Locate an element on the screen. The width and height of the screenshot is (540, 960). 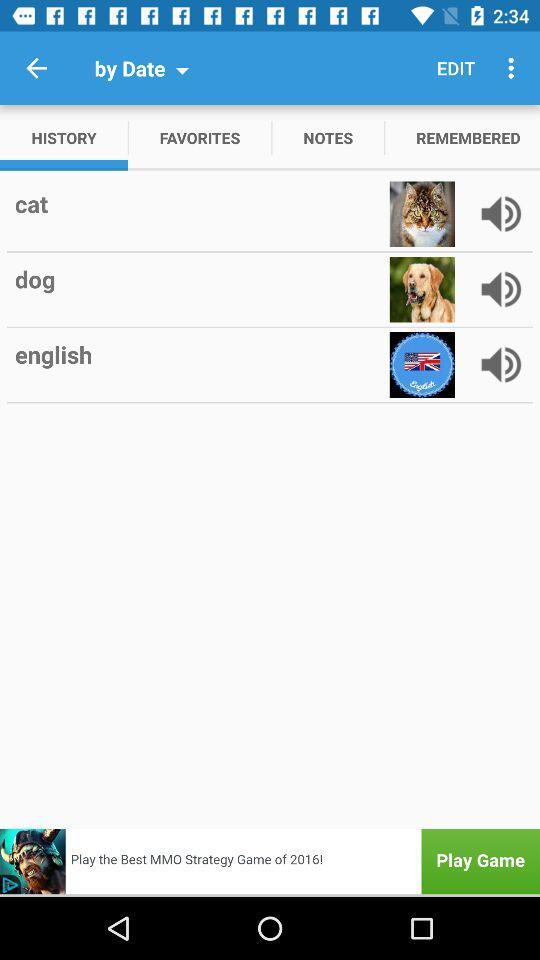
the edit item is located at coordinates (455, 68).